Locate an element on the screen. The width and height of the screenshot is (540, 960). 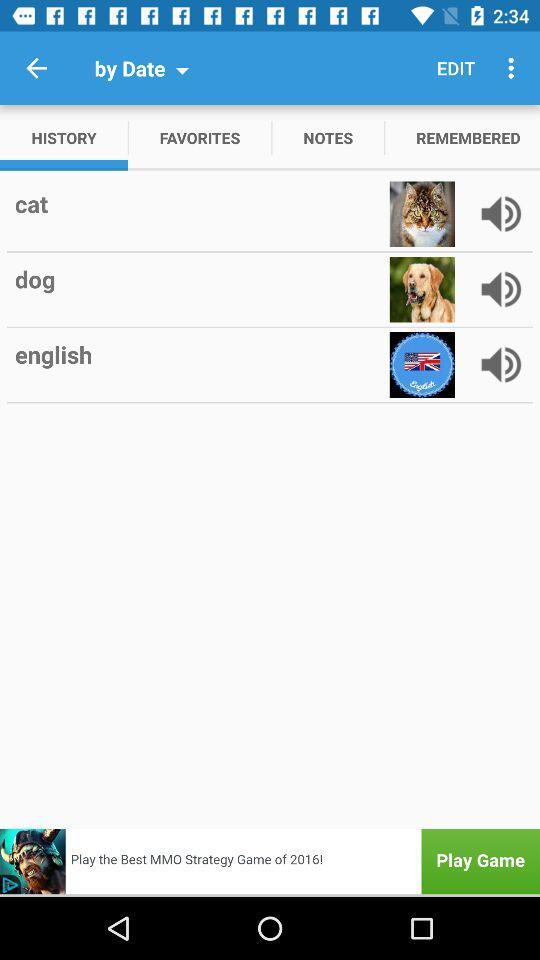
the edit item is located at coordinates (455, 68).